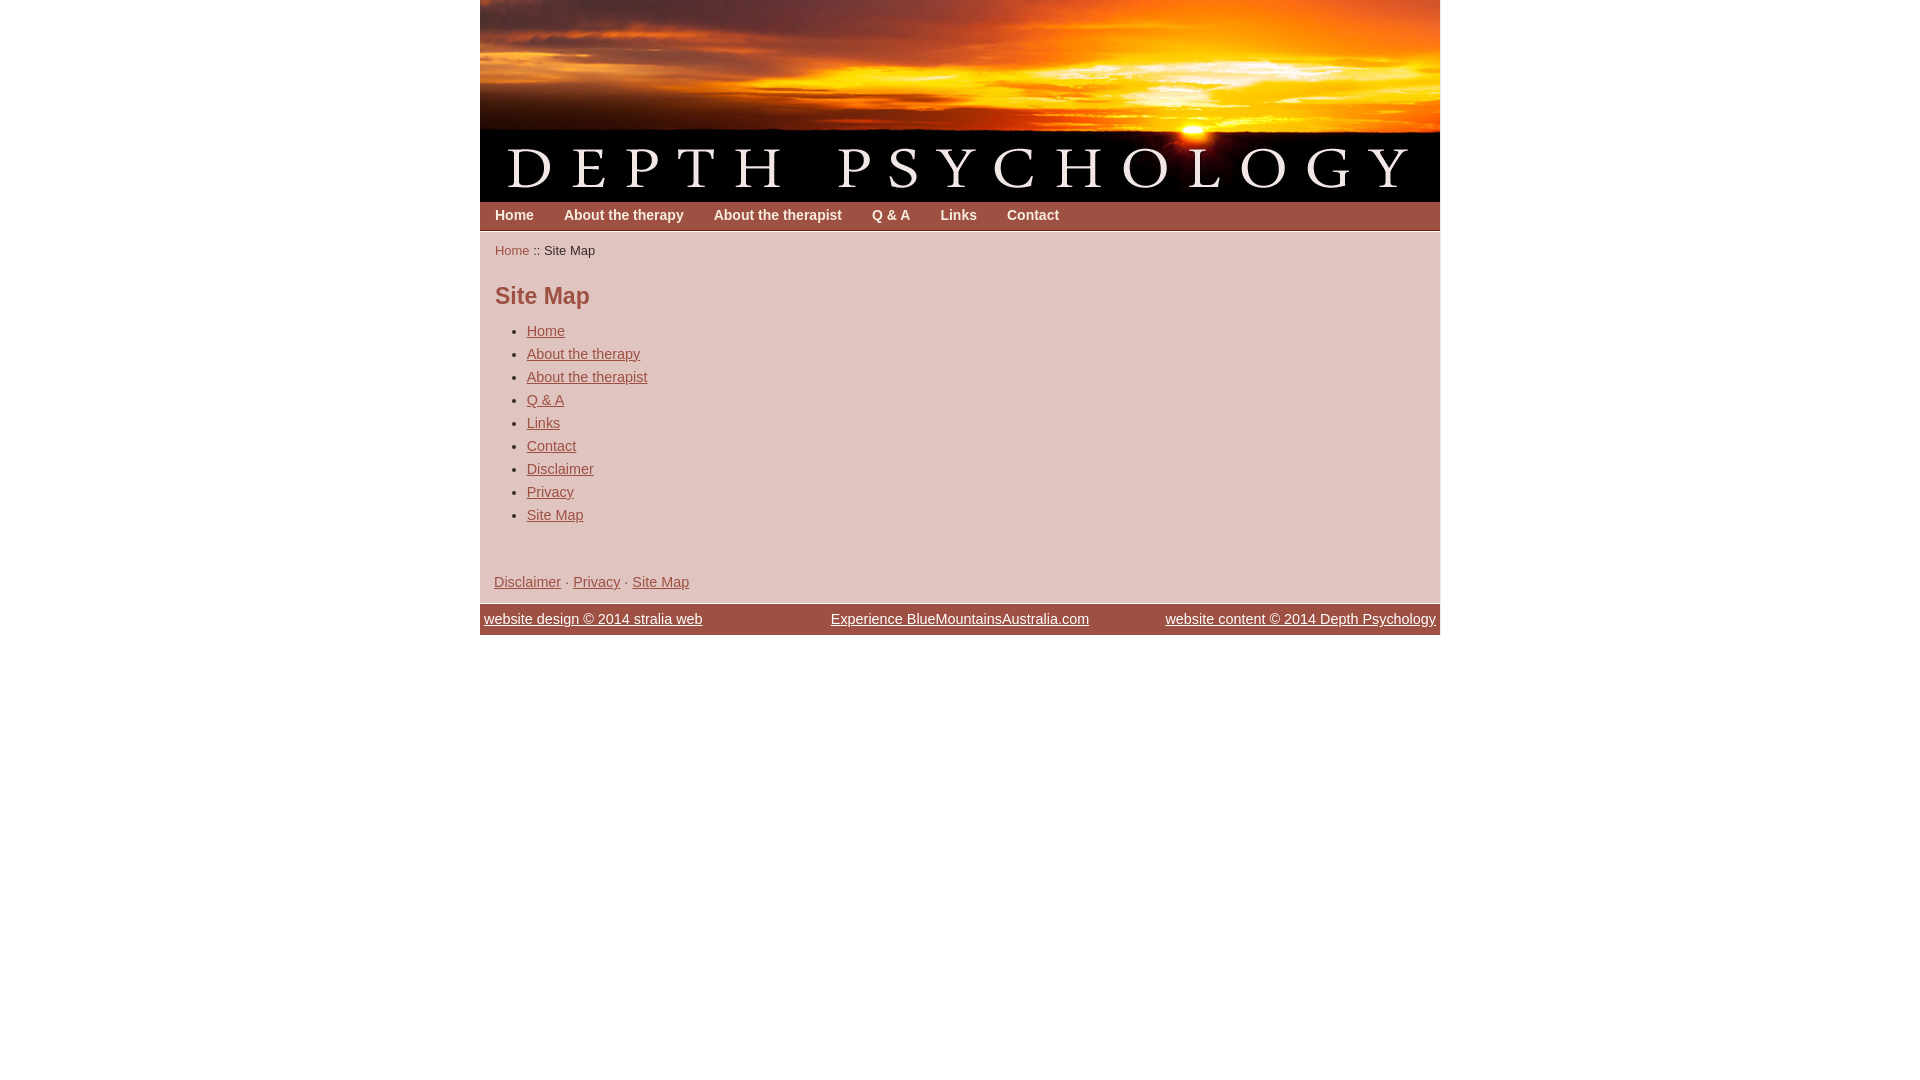 The image size is (1920, 1080). What do you see at coordinates (776, 215) in the screenshot?
I see `'About the therapist'` at bounding box center [776, 215].